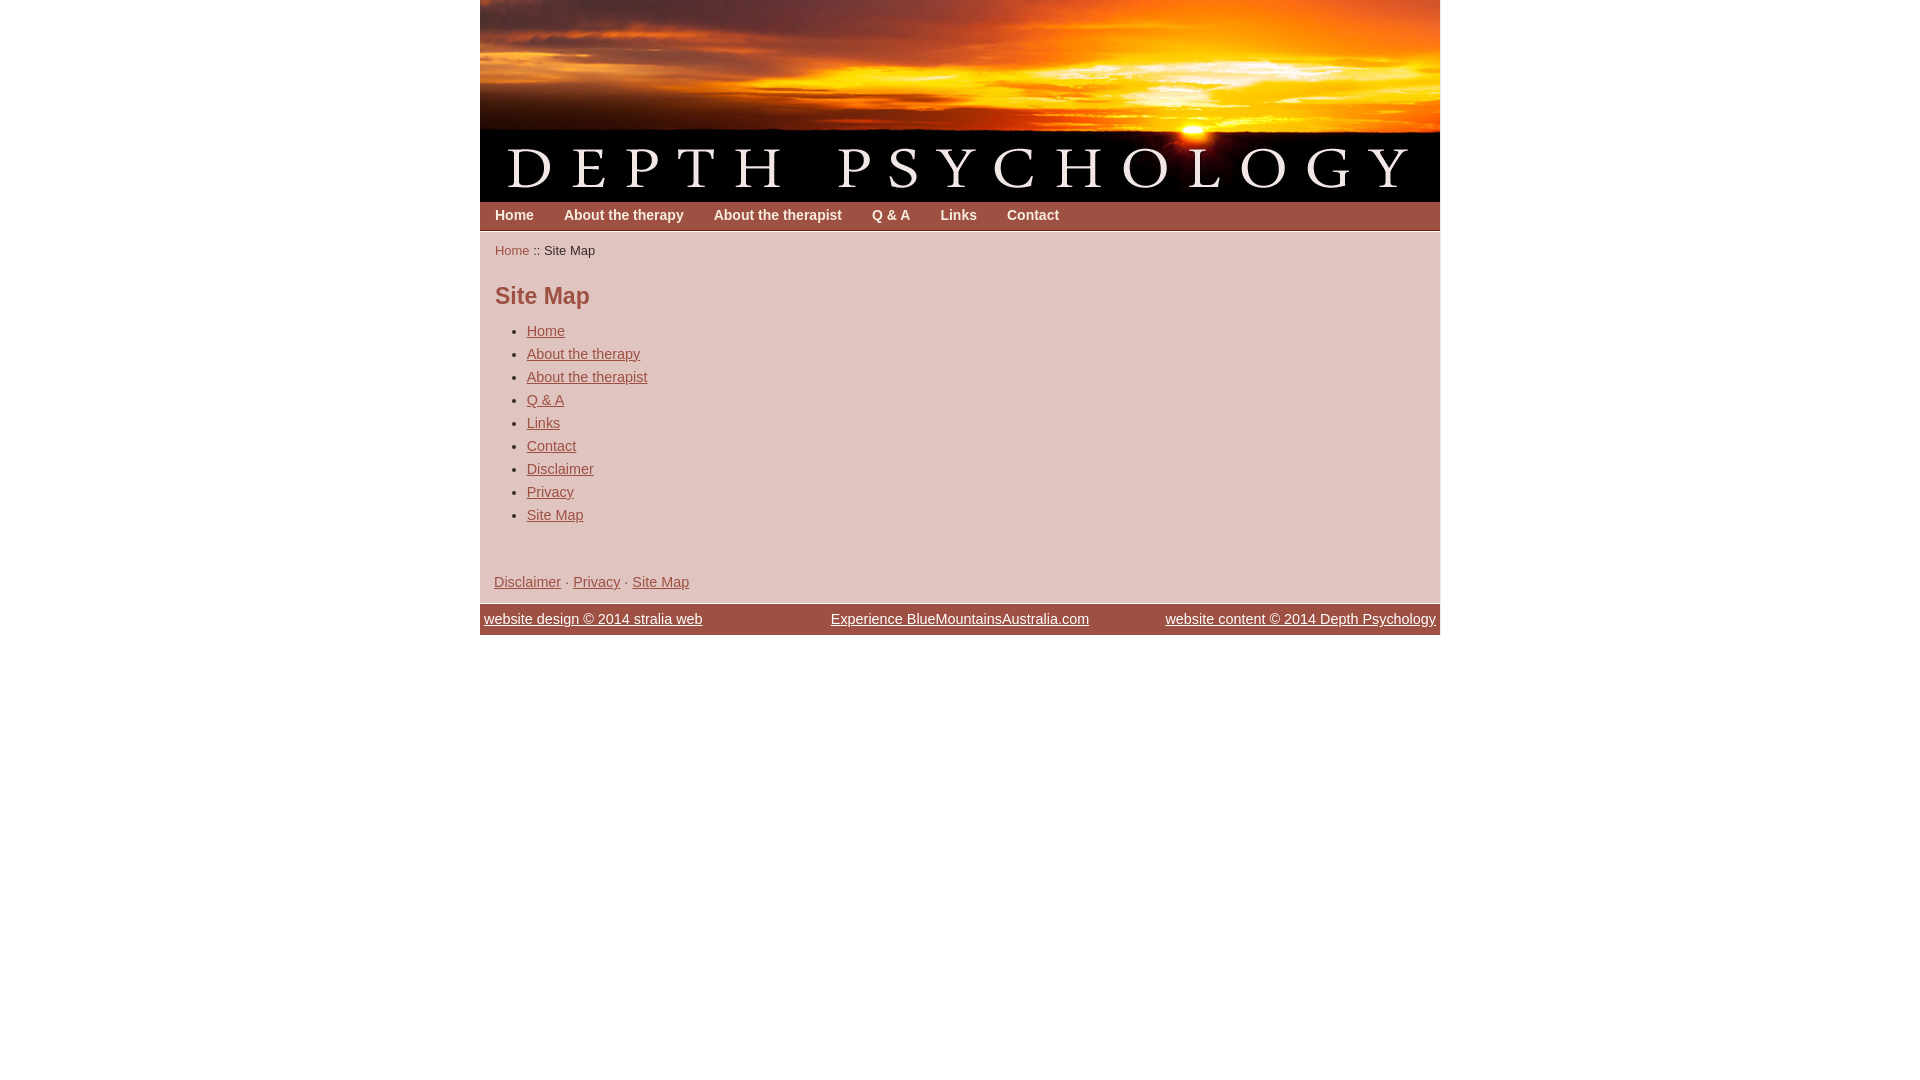 The image size is (1920, 1080). What do you see at coordinates (776, 215) in the screenshot?
I see `'About the therapist'` at bounding box center [776, 215].